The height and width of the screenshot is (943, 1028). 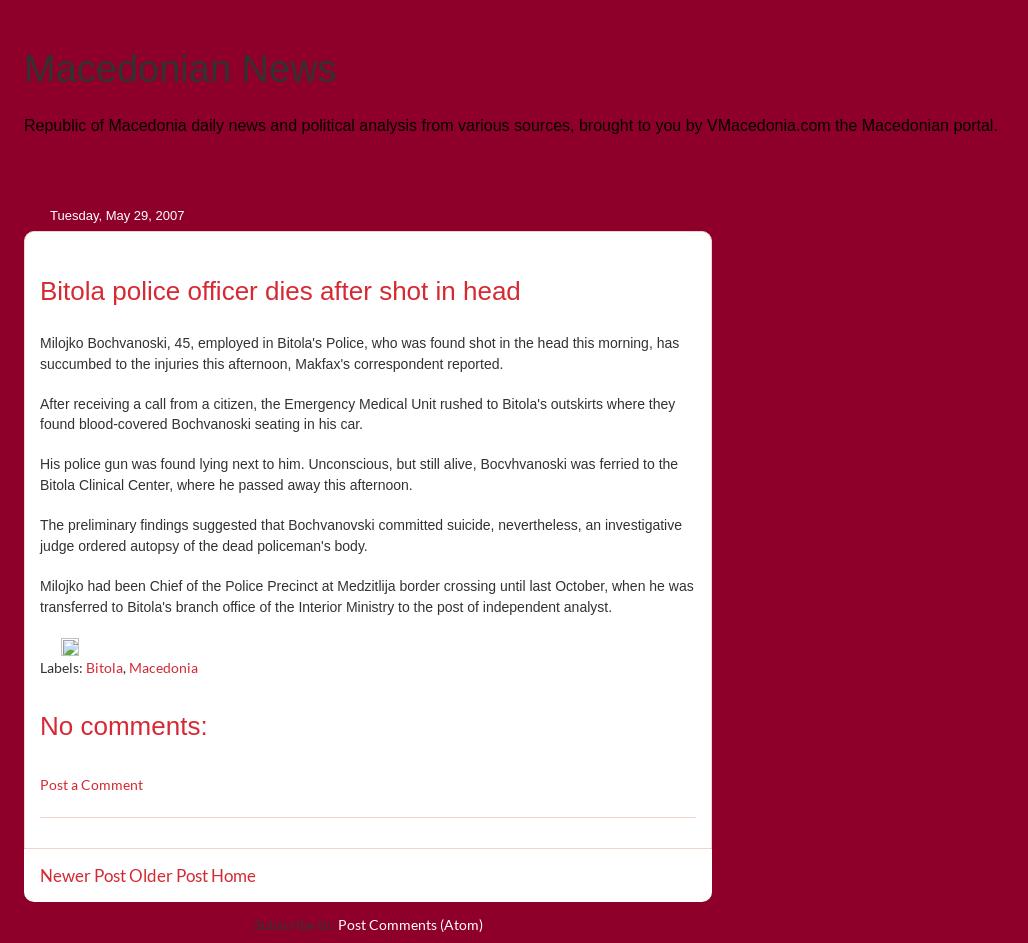 What do you see at coordinates (85, 667) in the screenshot?
I see `'Bitola'` at bounding box center [85, 667].